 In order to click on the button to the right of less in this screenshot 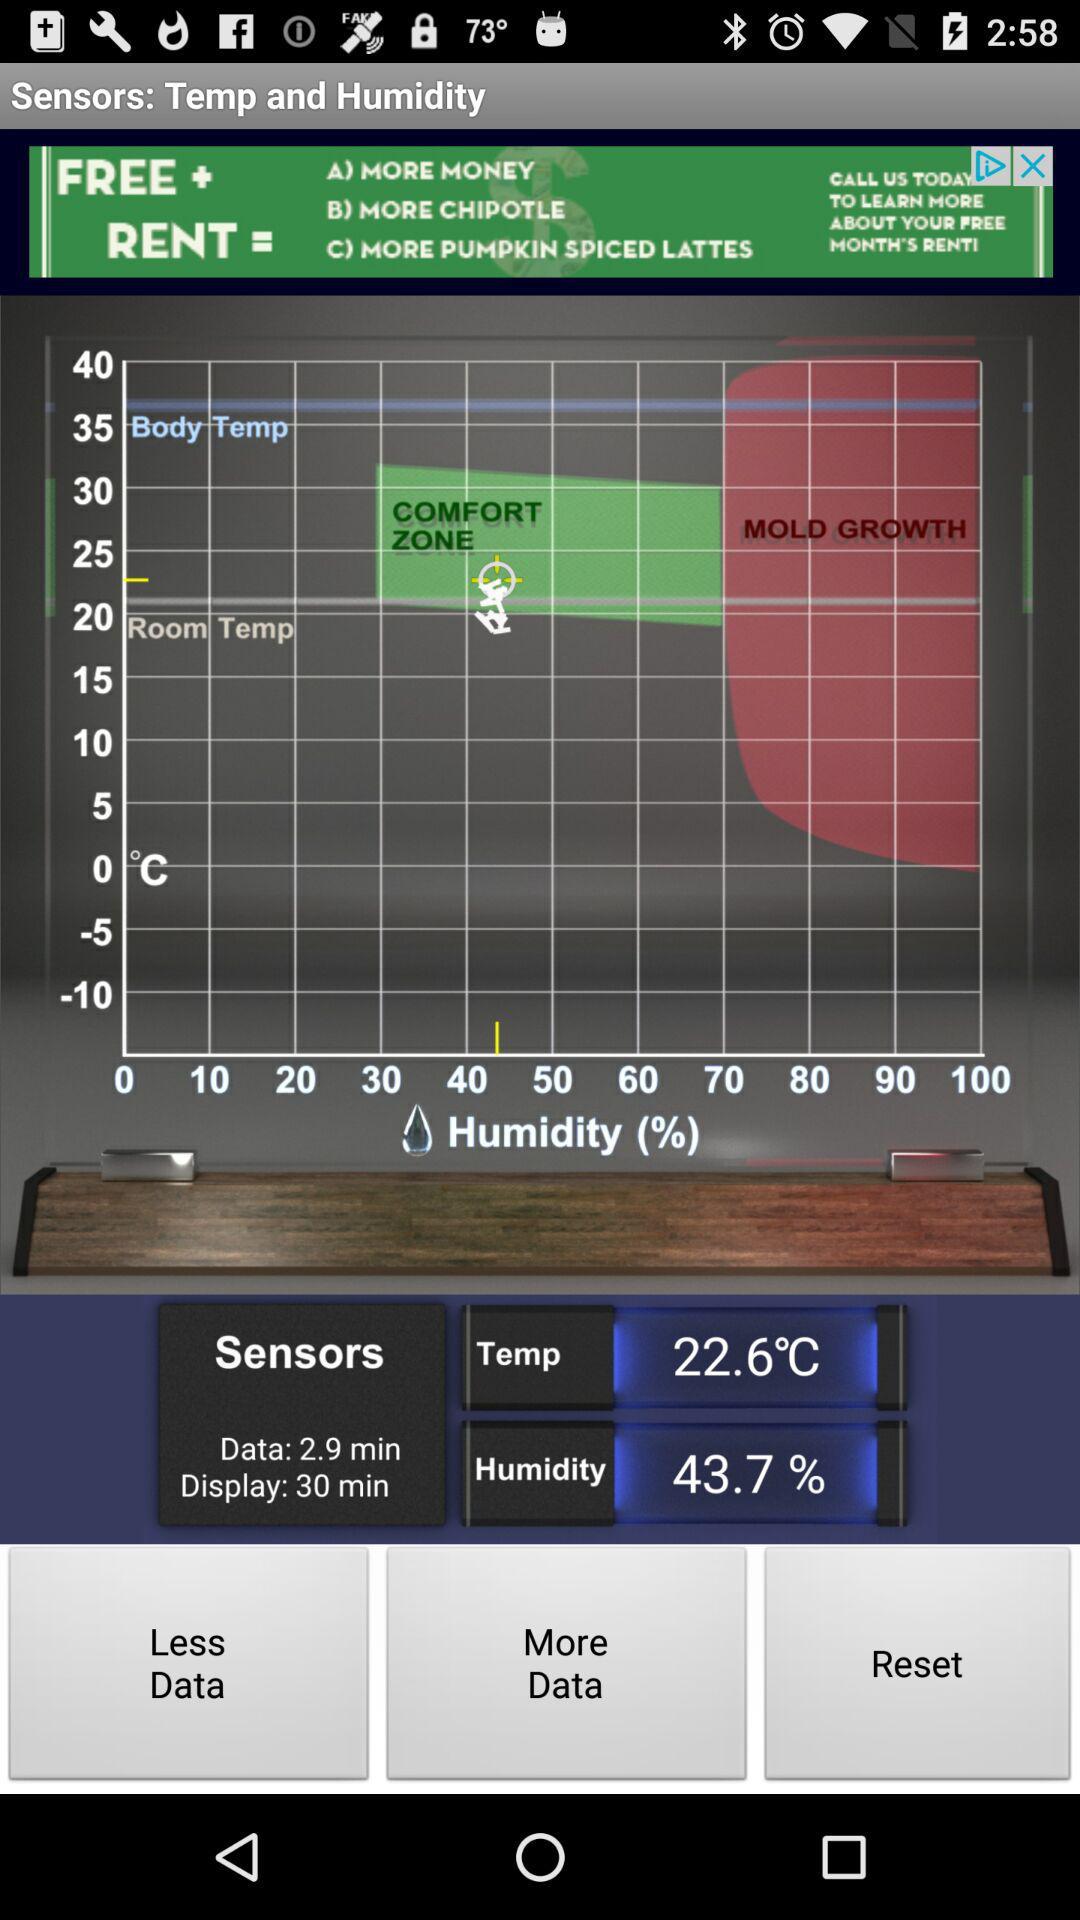, I will do `click(567, 1669)`.